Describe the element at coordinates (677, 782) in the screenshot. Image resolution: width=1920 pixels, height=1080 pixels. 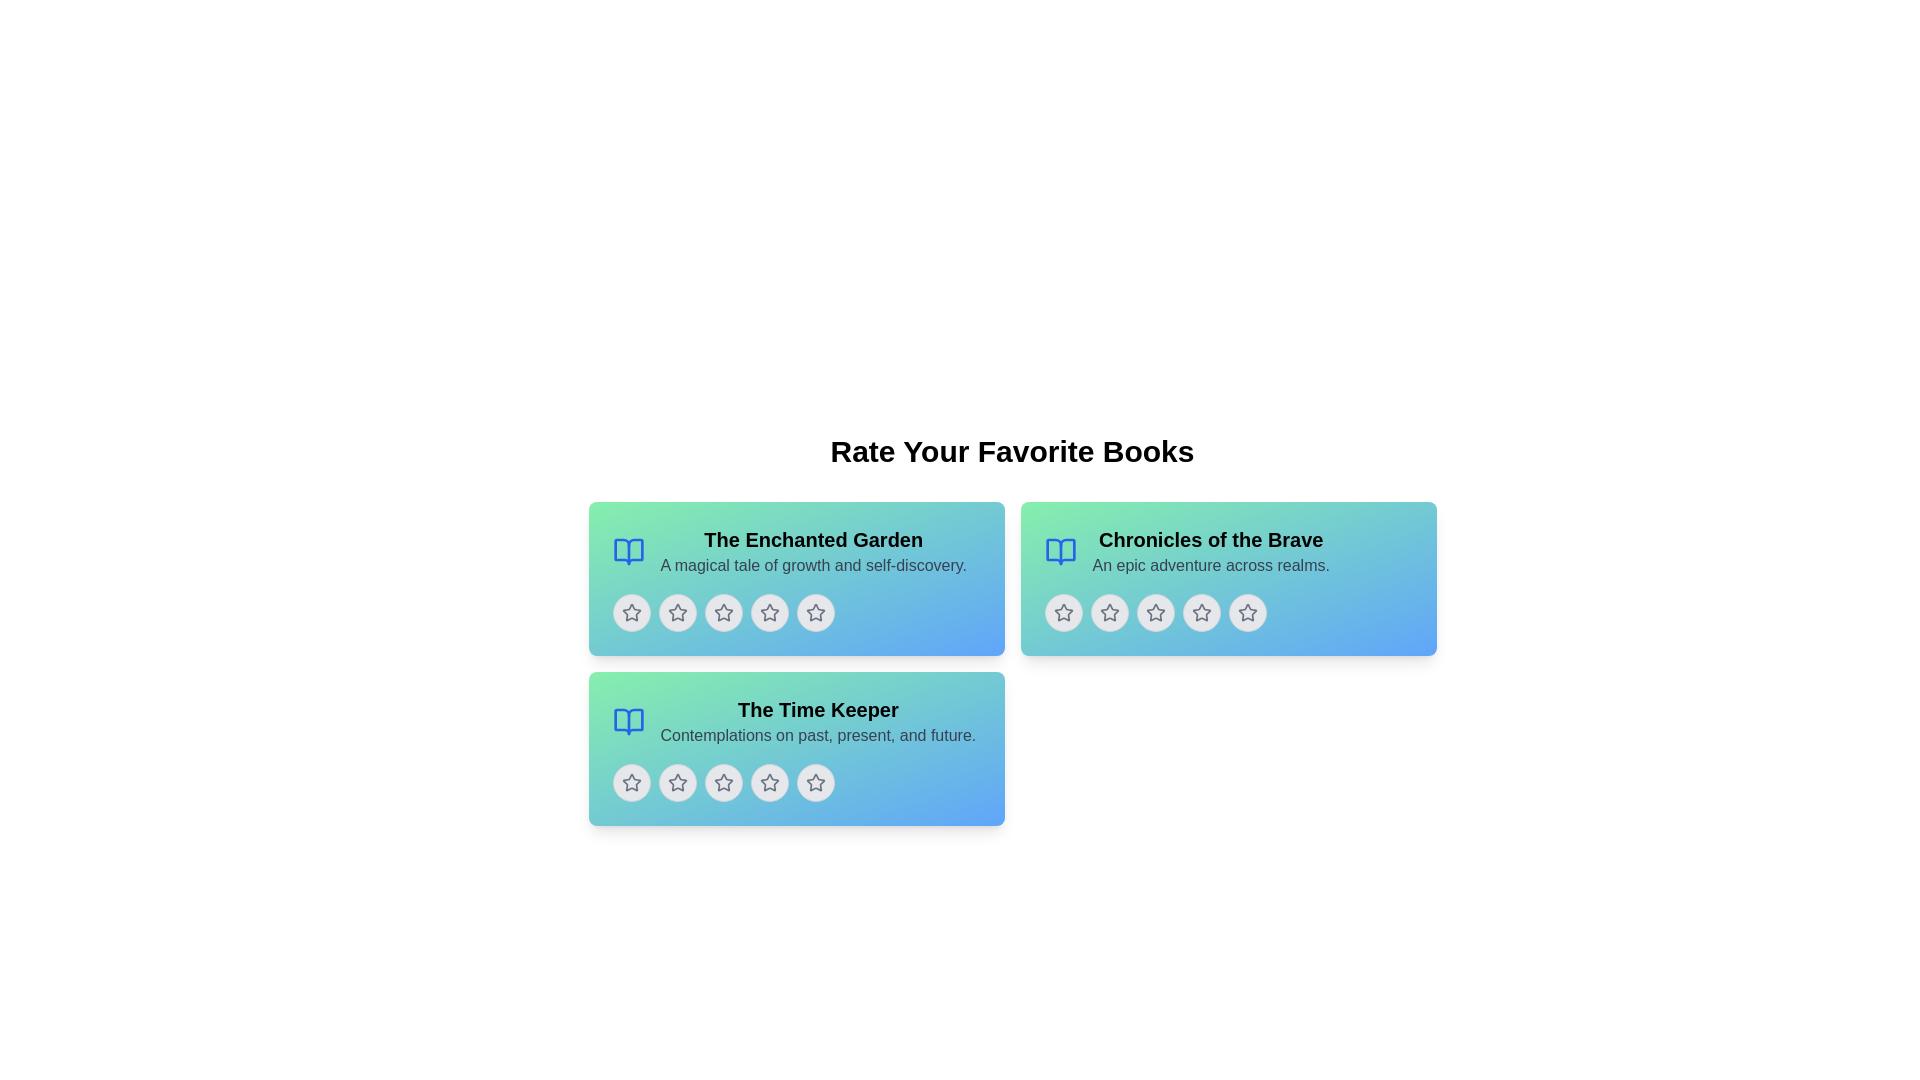
I see `the third star icon button in the rating row for 'The Time Keeper' card` at that location.